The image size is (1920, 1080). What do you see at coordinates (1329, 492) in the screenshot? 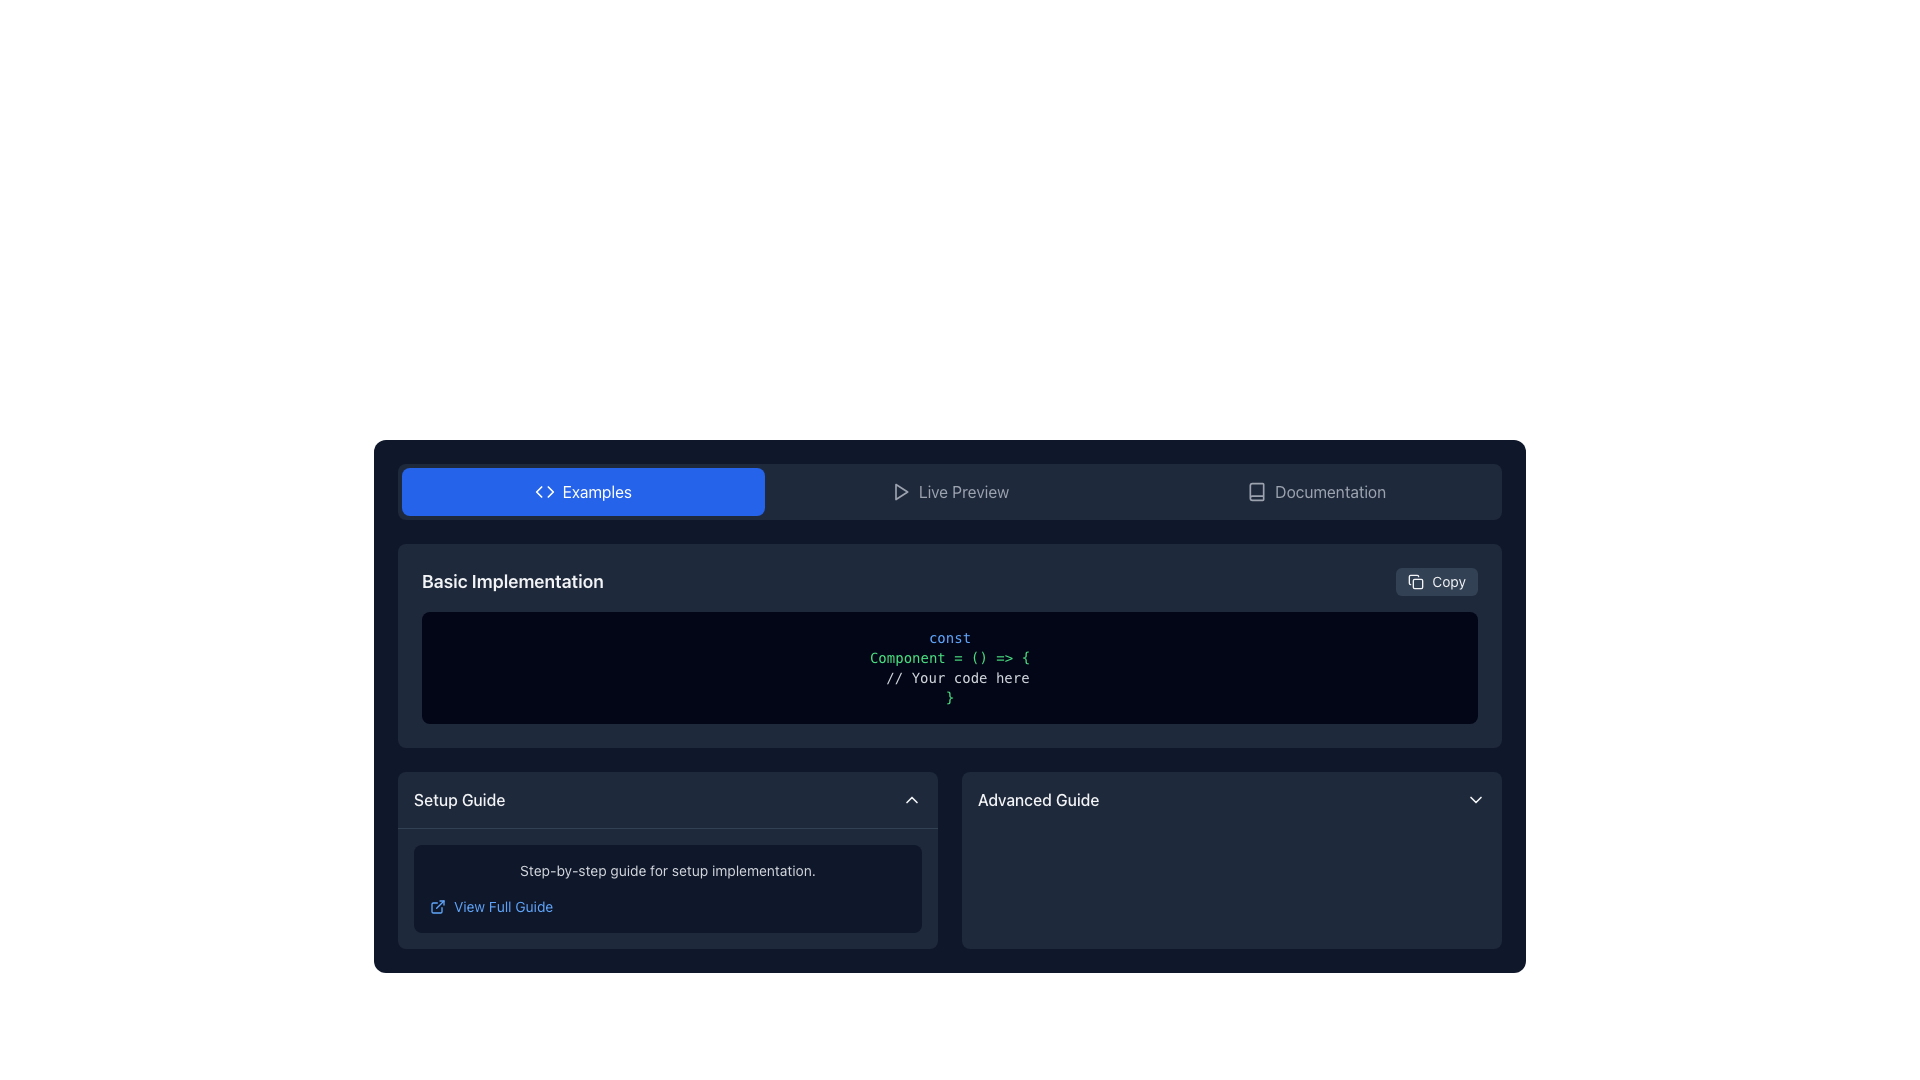
I see `the 'Documentation' text label within the navigation bar` at bounding box center [1329, 492].